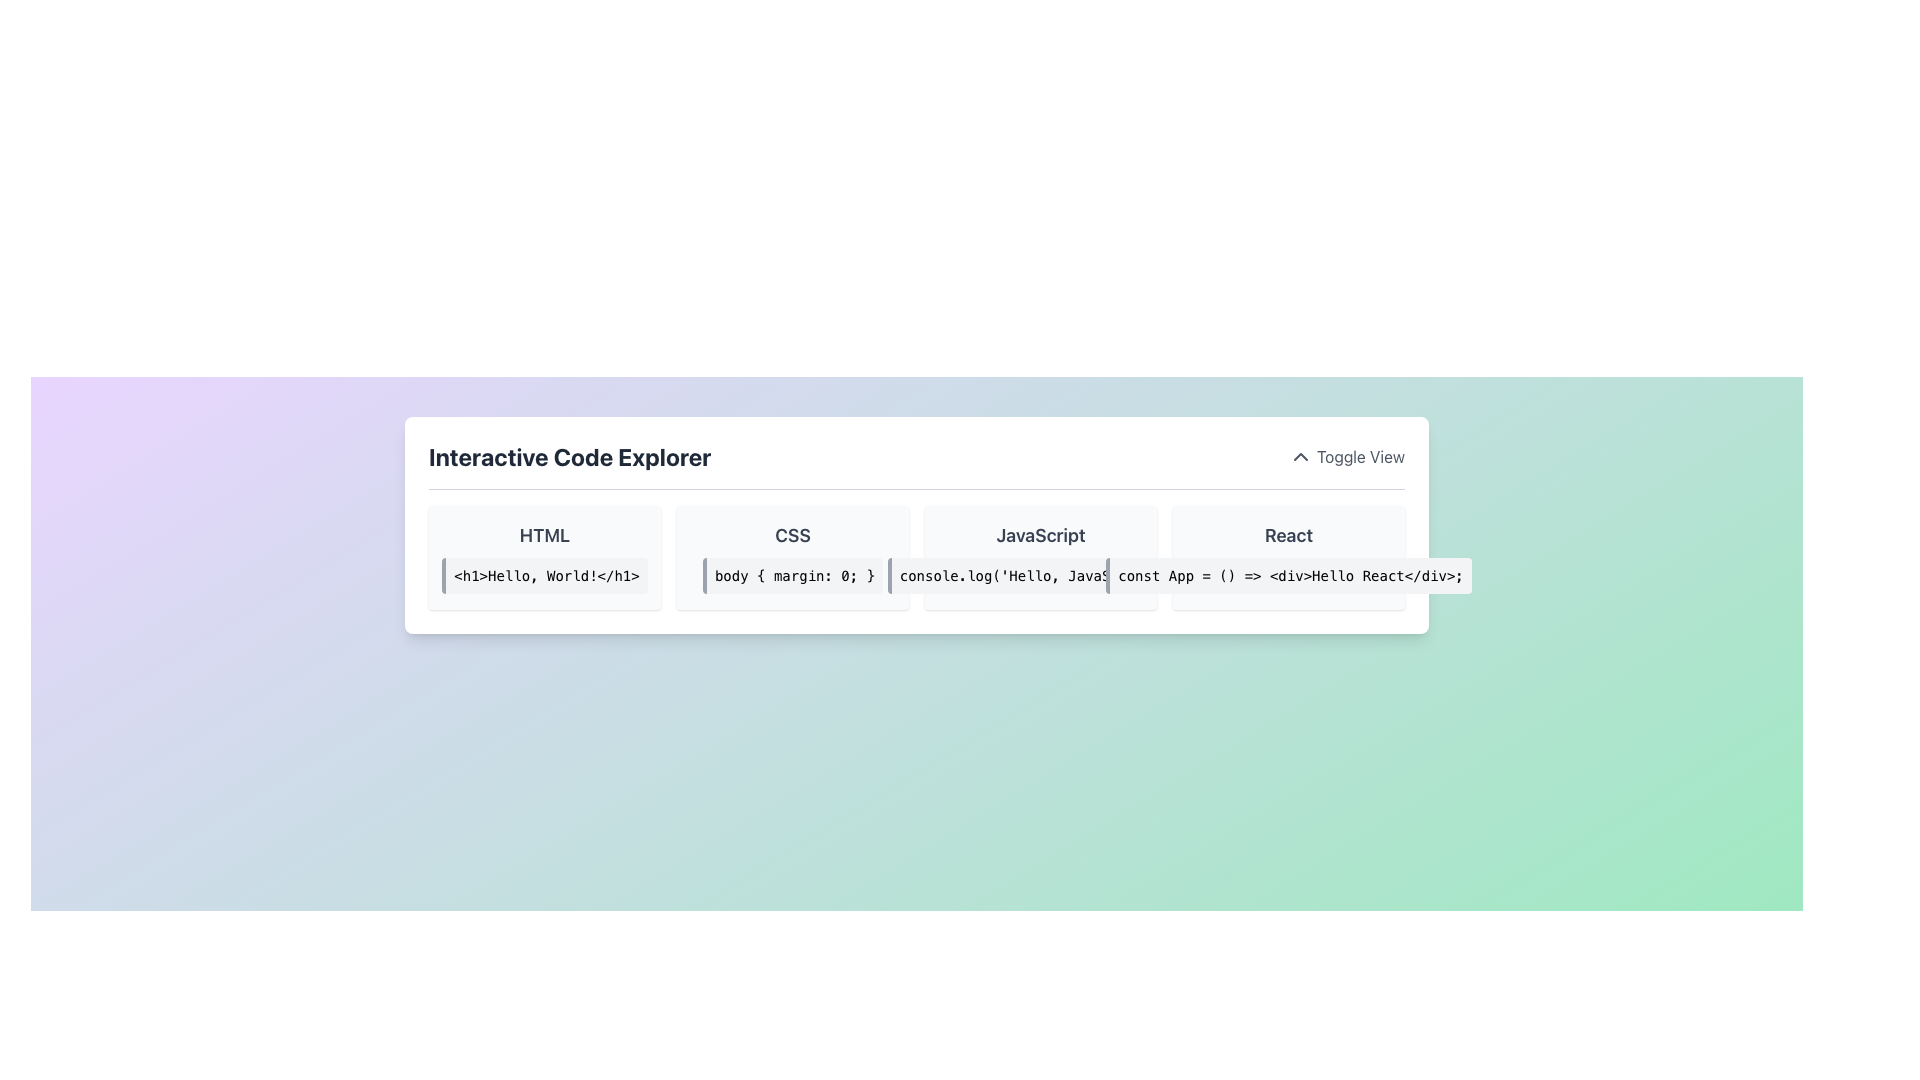 This screenshot has width=1920, height=1080. I want to click on the first interactive code example card positioned in the upper-left portion of the grid layout, so click(545, 558).